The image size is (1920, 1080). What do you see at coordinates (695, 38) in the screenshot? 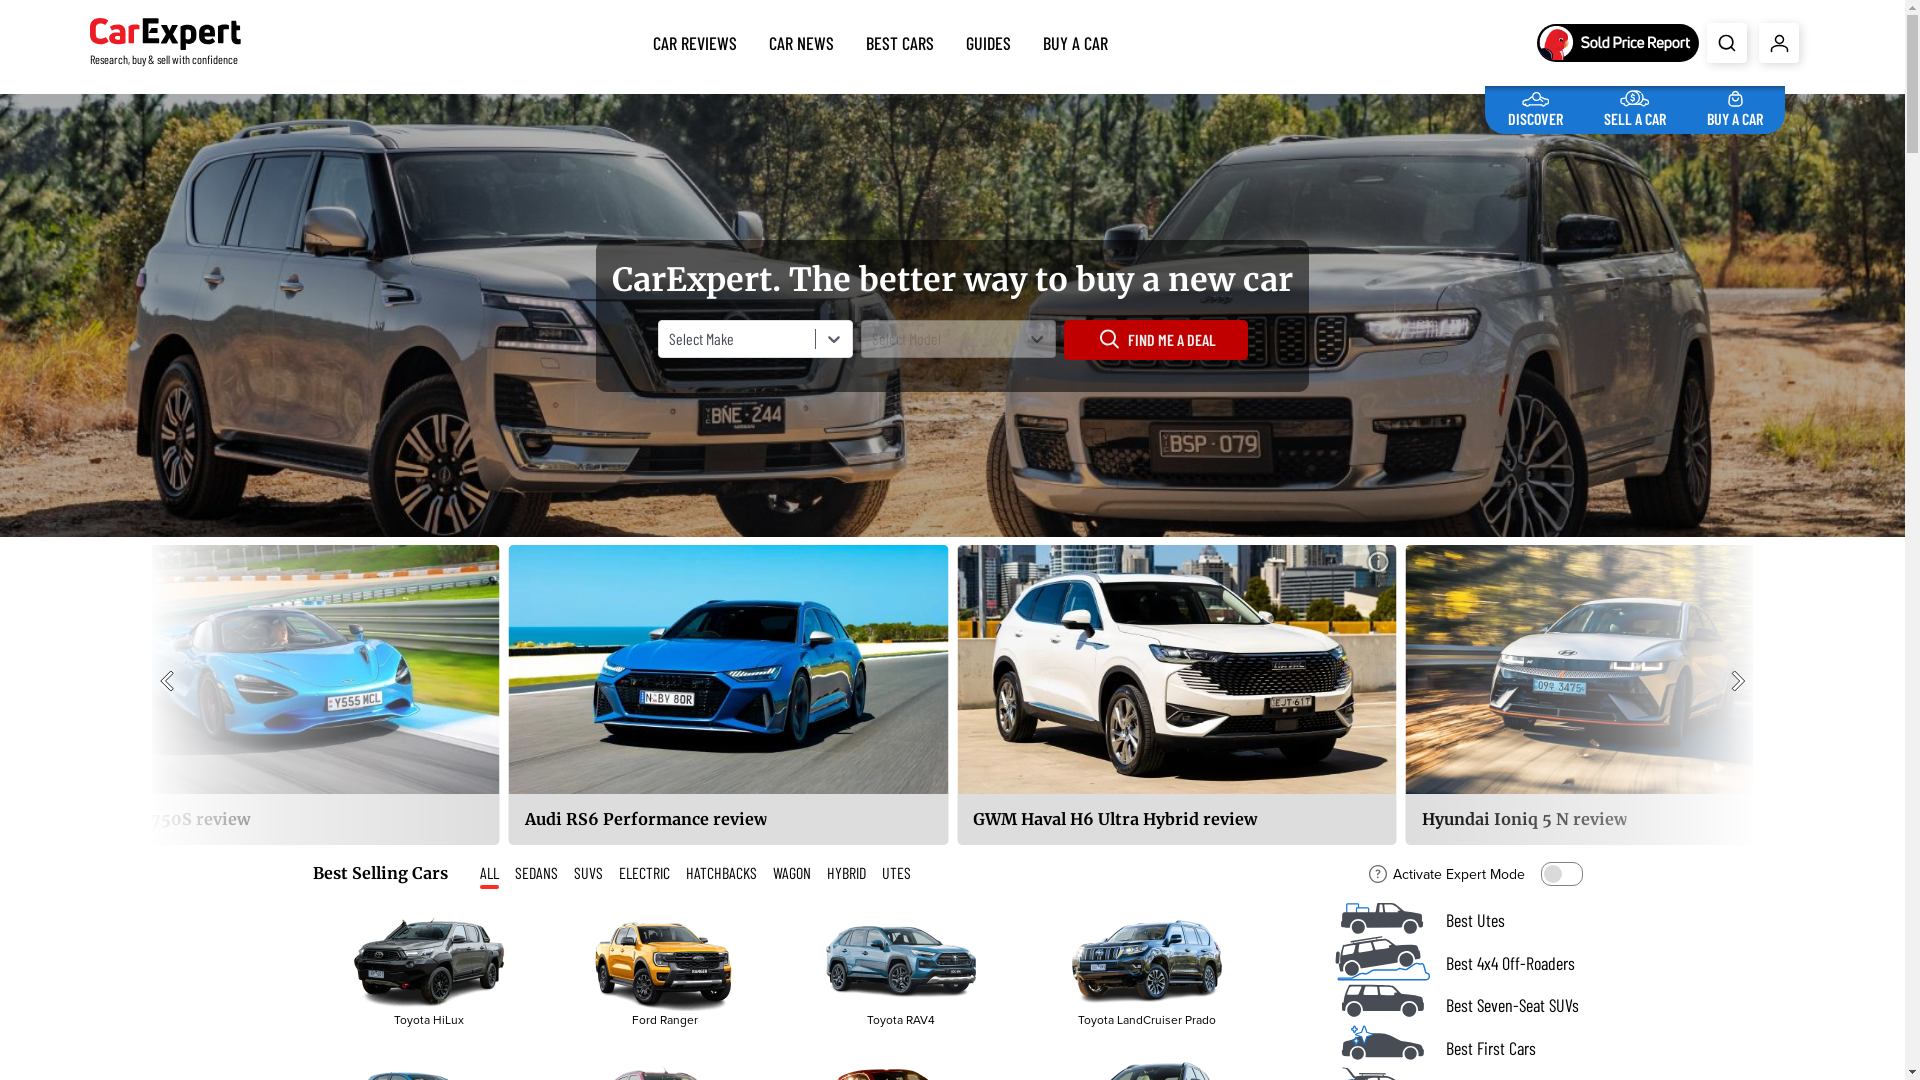
I see `'CAR REVIEWS'` at bounding box center [695, 38].